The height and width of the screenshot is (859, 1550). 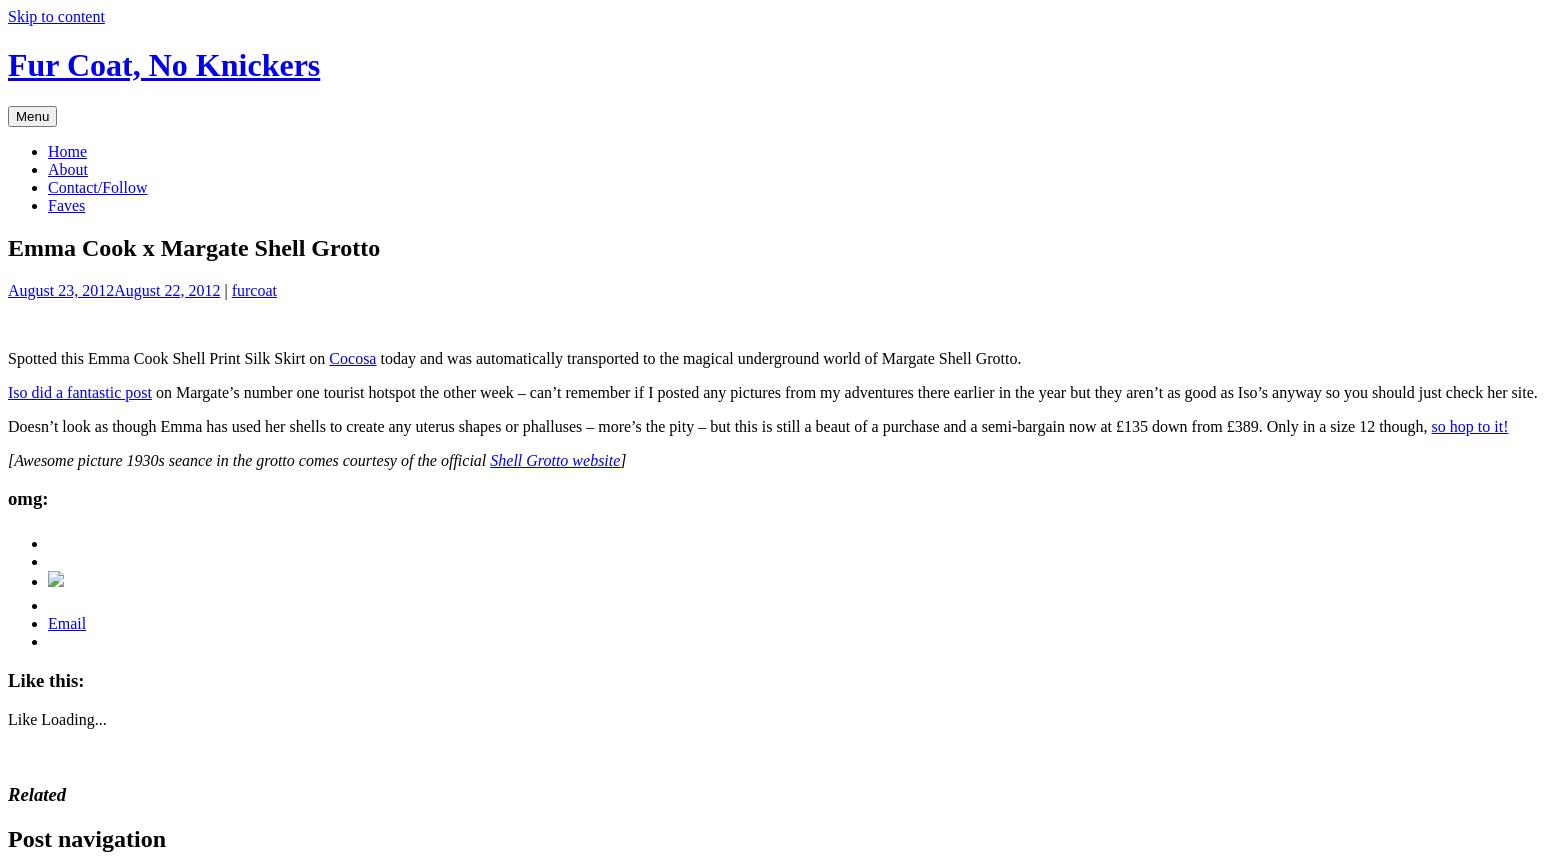 I want to click on 'so hop to it!', so click(x=1468, y=425).